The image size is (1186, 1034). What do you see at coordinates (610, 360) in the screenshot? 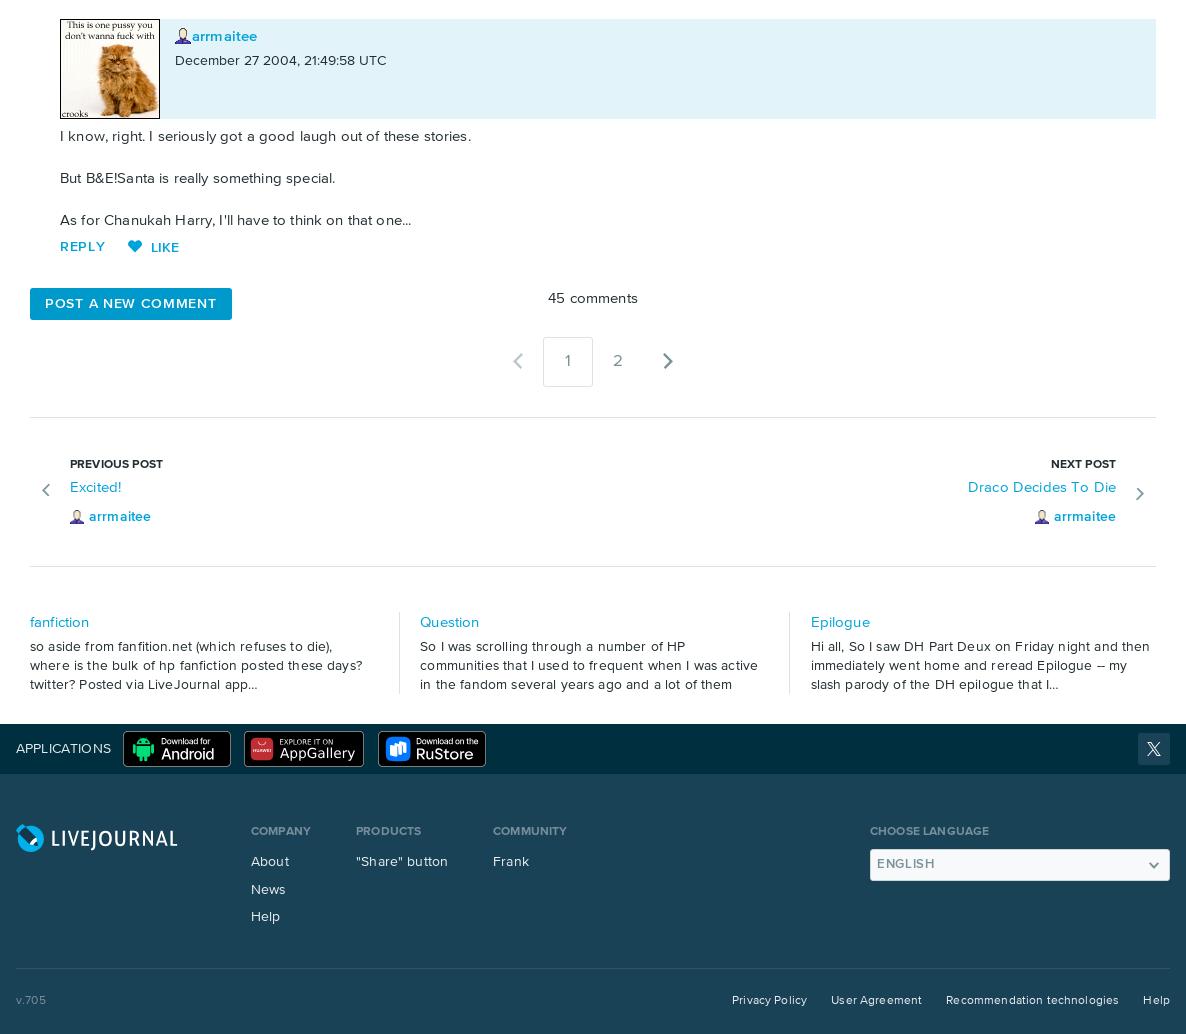
I see `'2'` at bounding box center [610, 360].